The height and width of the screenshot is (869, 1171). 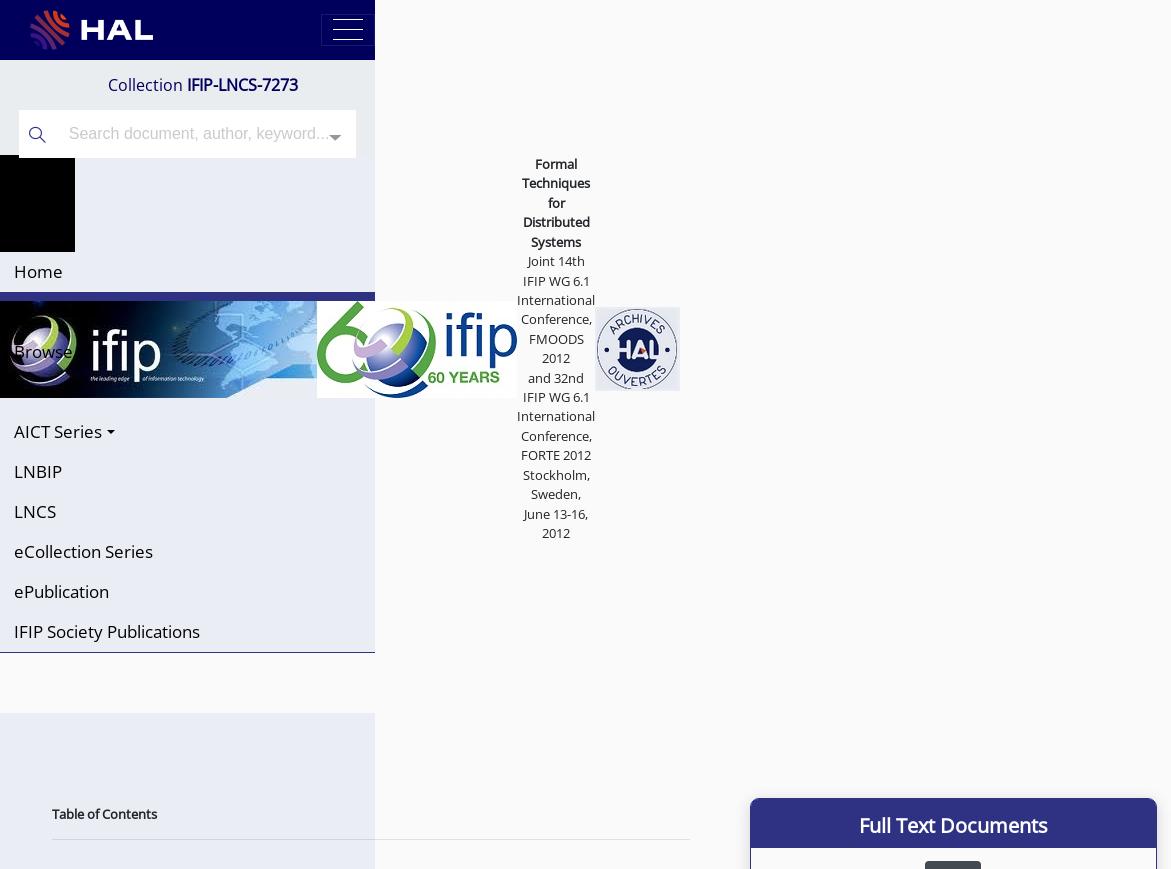 What do you see at coordinates (522, 503) in the screenshot?
I see `'Stockholm, Sweden, June 13-16, 2012'` at bounding box center [522, 503].